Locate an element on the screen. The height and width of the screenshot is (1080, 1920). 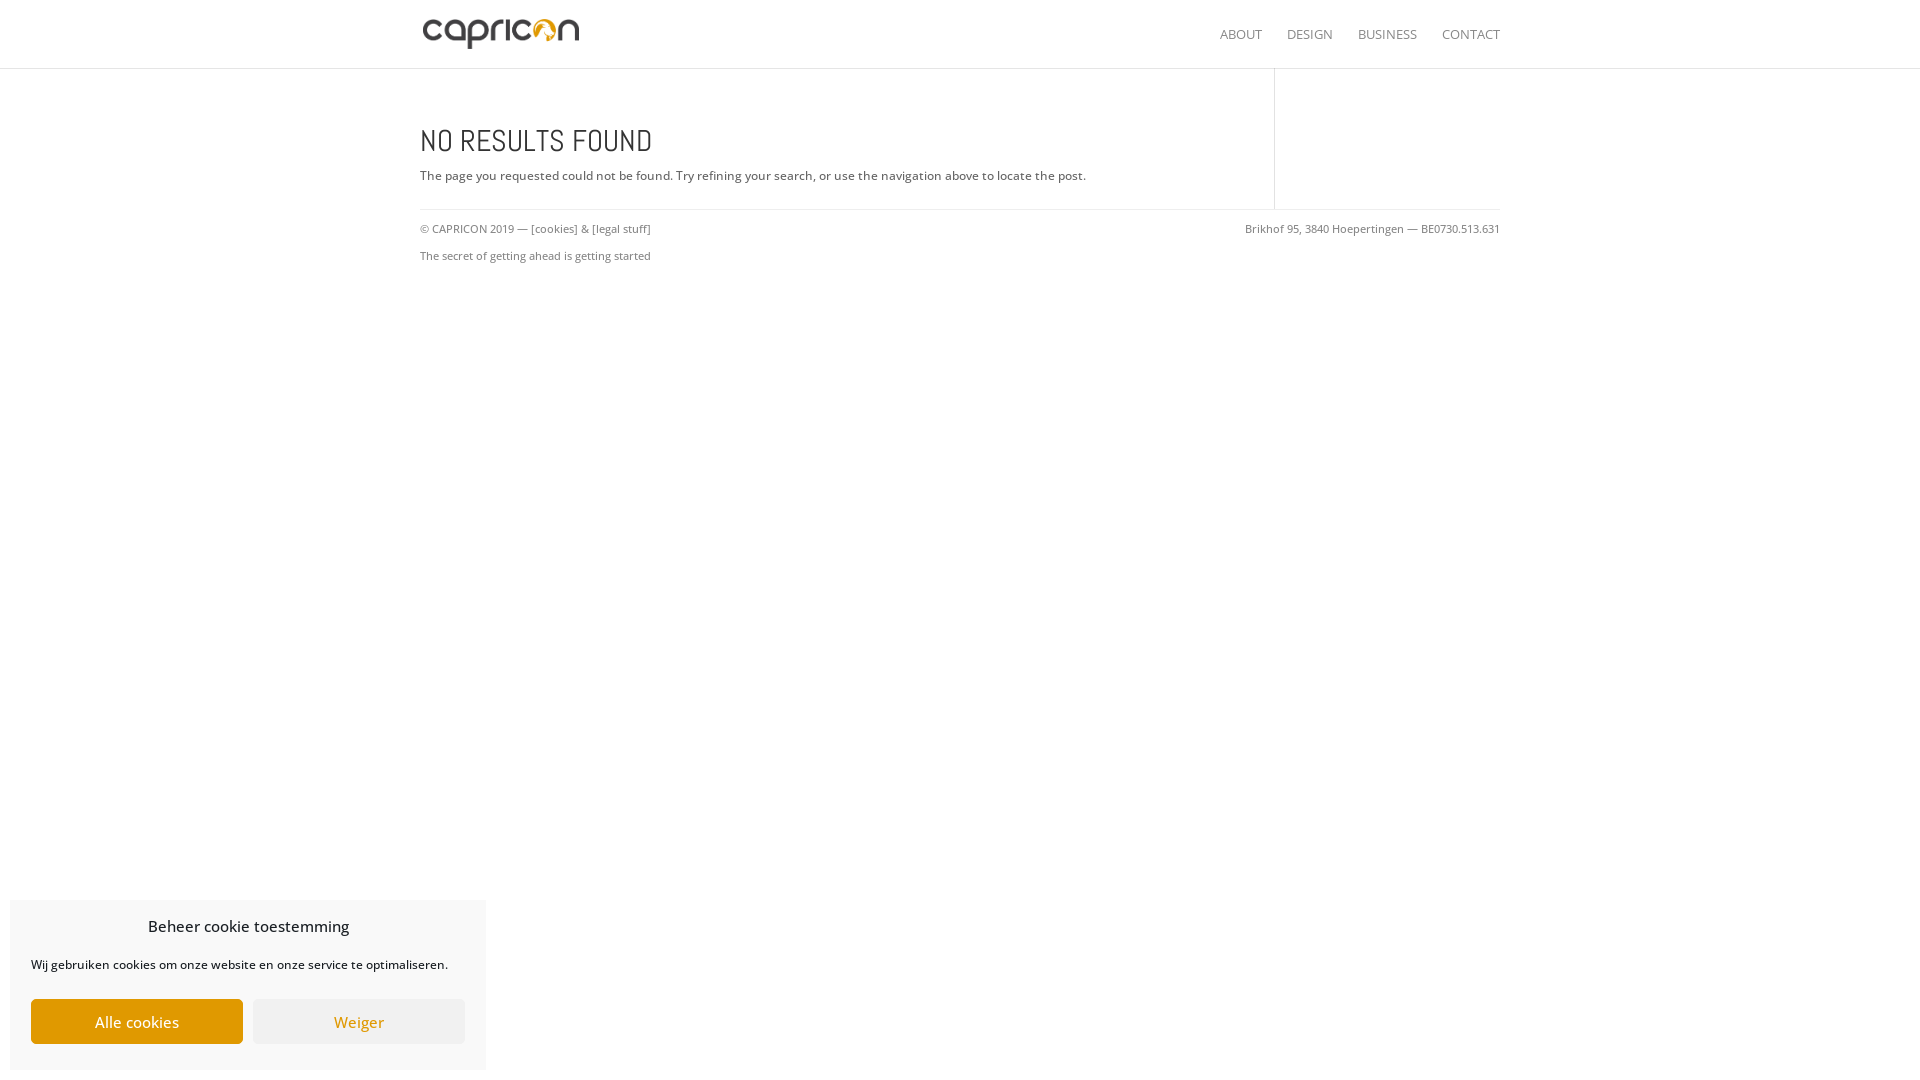
'[legal stuff]' is located at coordinates (620, 227).